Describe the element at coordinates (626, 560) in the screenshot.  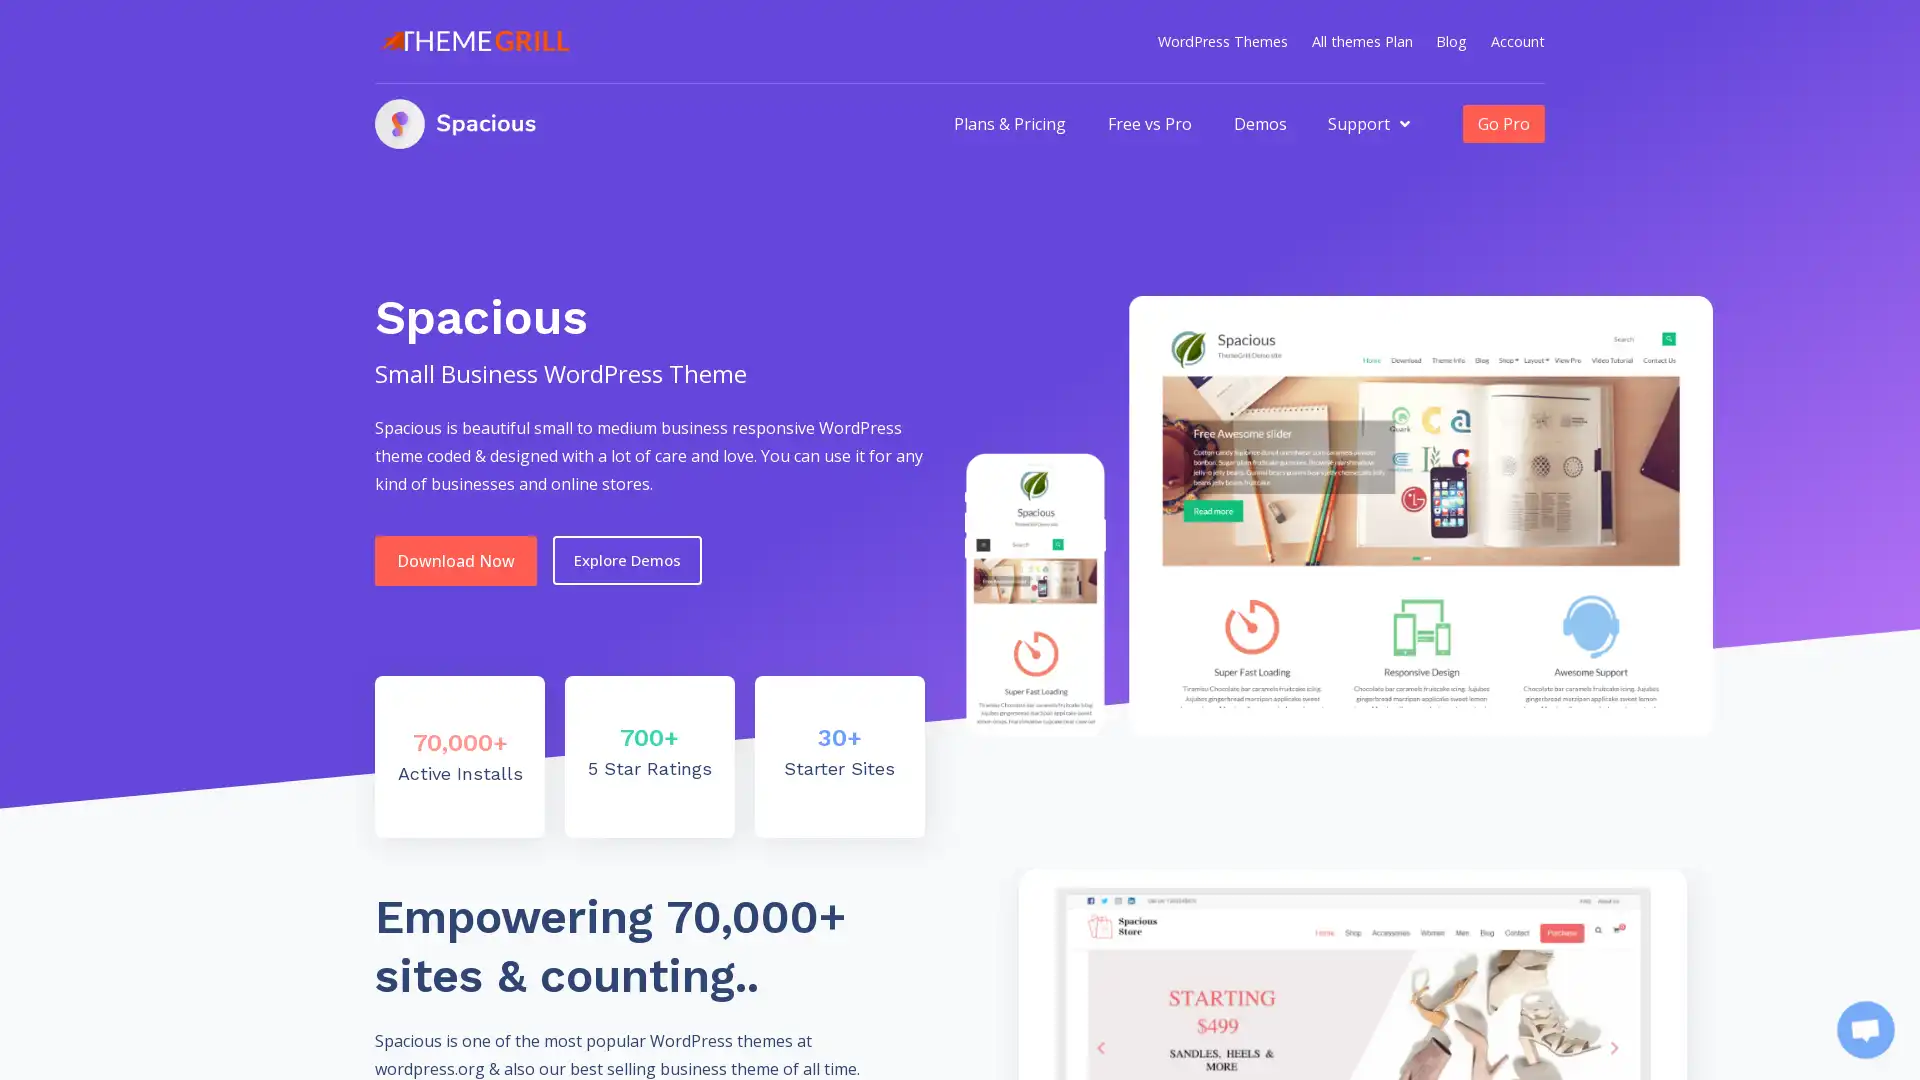
I see `Explore Demos` at that location.